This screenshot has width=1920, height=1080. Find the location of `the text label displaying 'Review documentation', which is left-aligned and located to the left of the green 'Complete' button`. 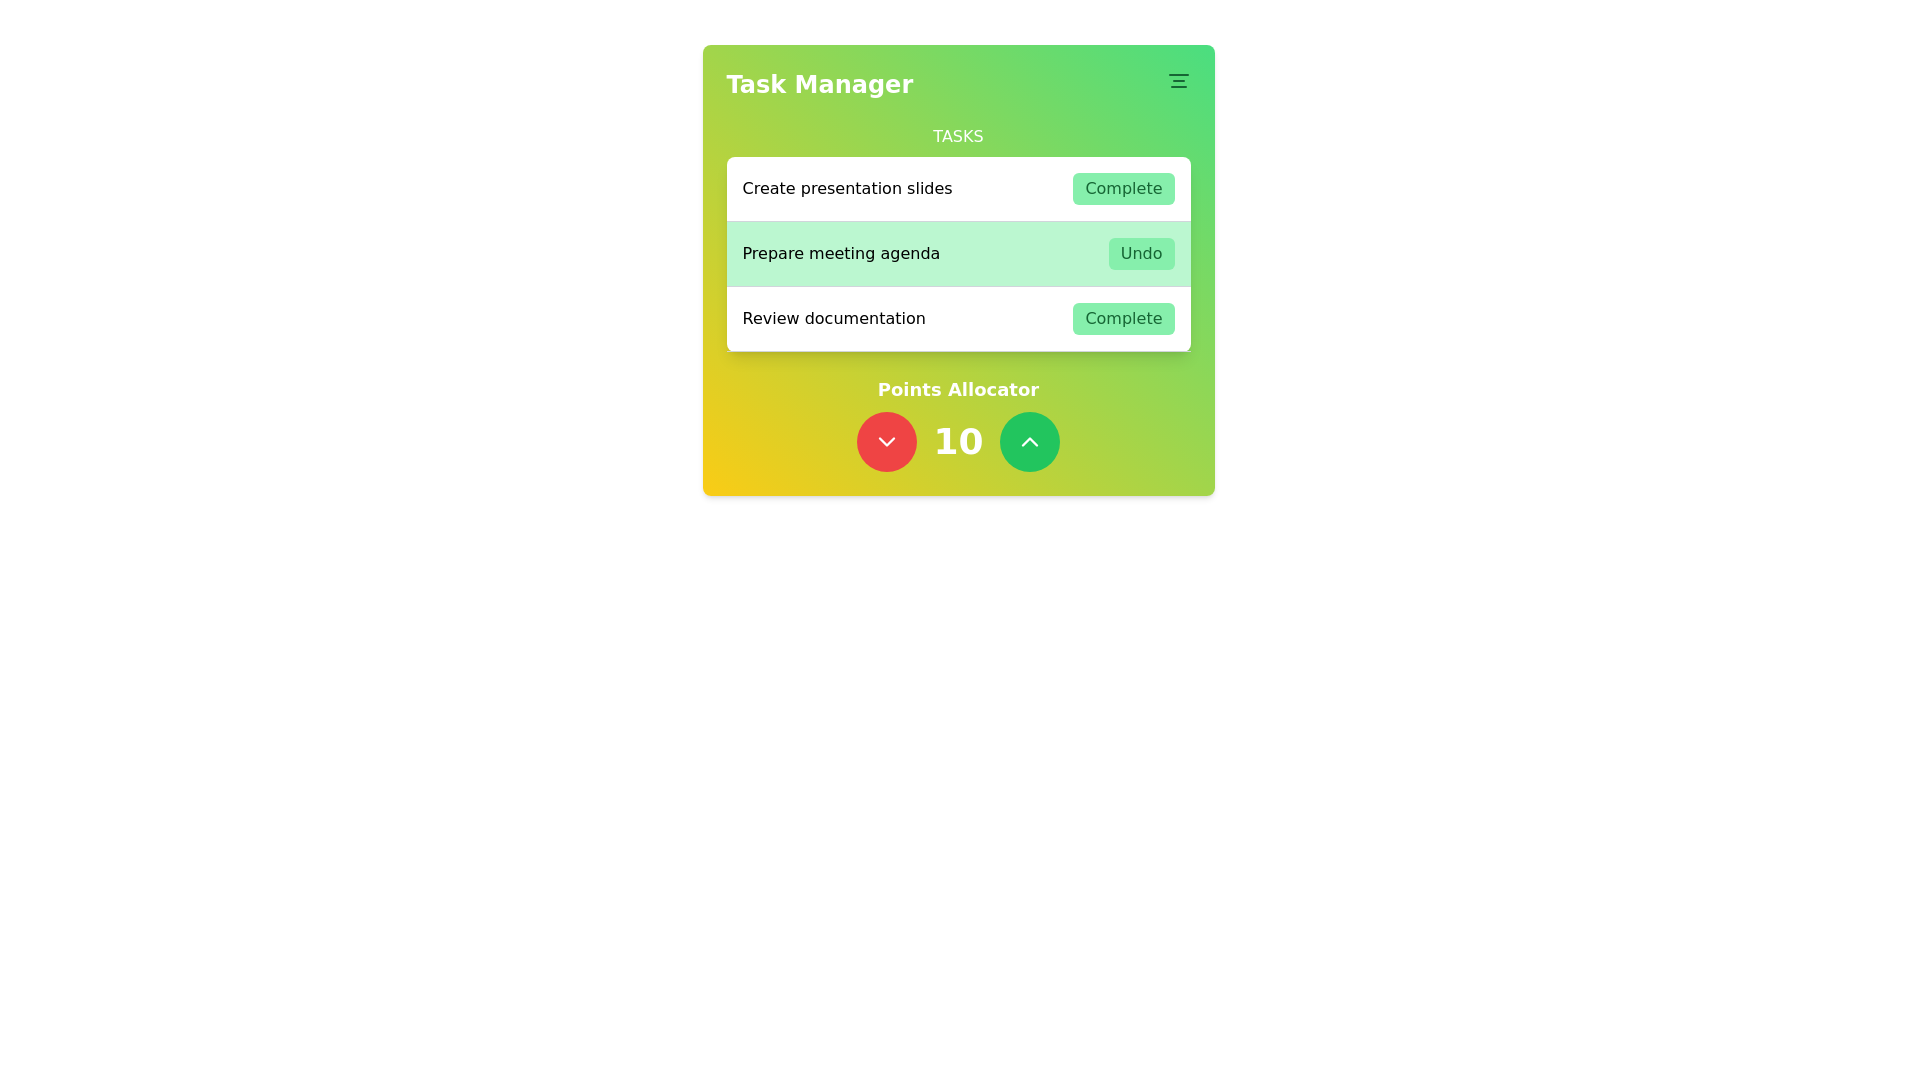

the text label displaying 'Review documentation', which is left-aligned and located to the left of the green 'Complete' button is located at coordinates (834, 318).